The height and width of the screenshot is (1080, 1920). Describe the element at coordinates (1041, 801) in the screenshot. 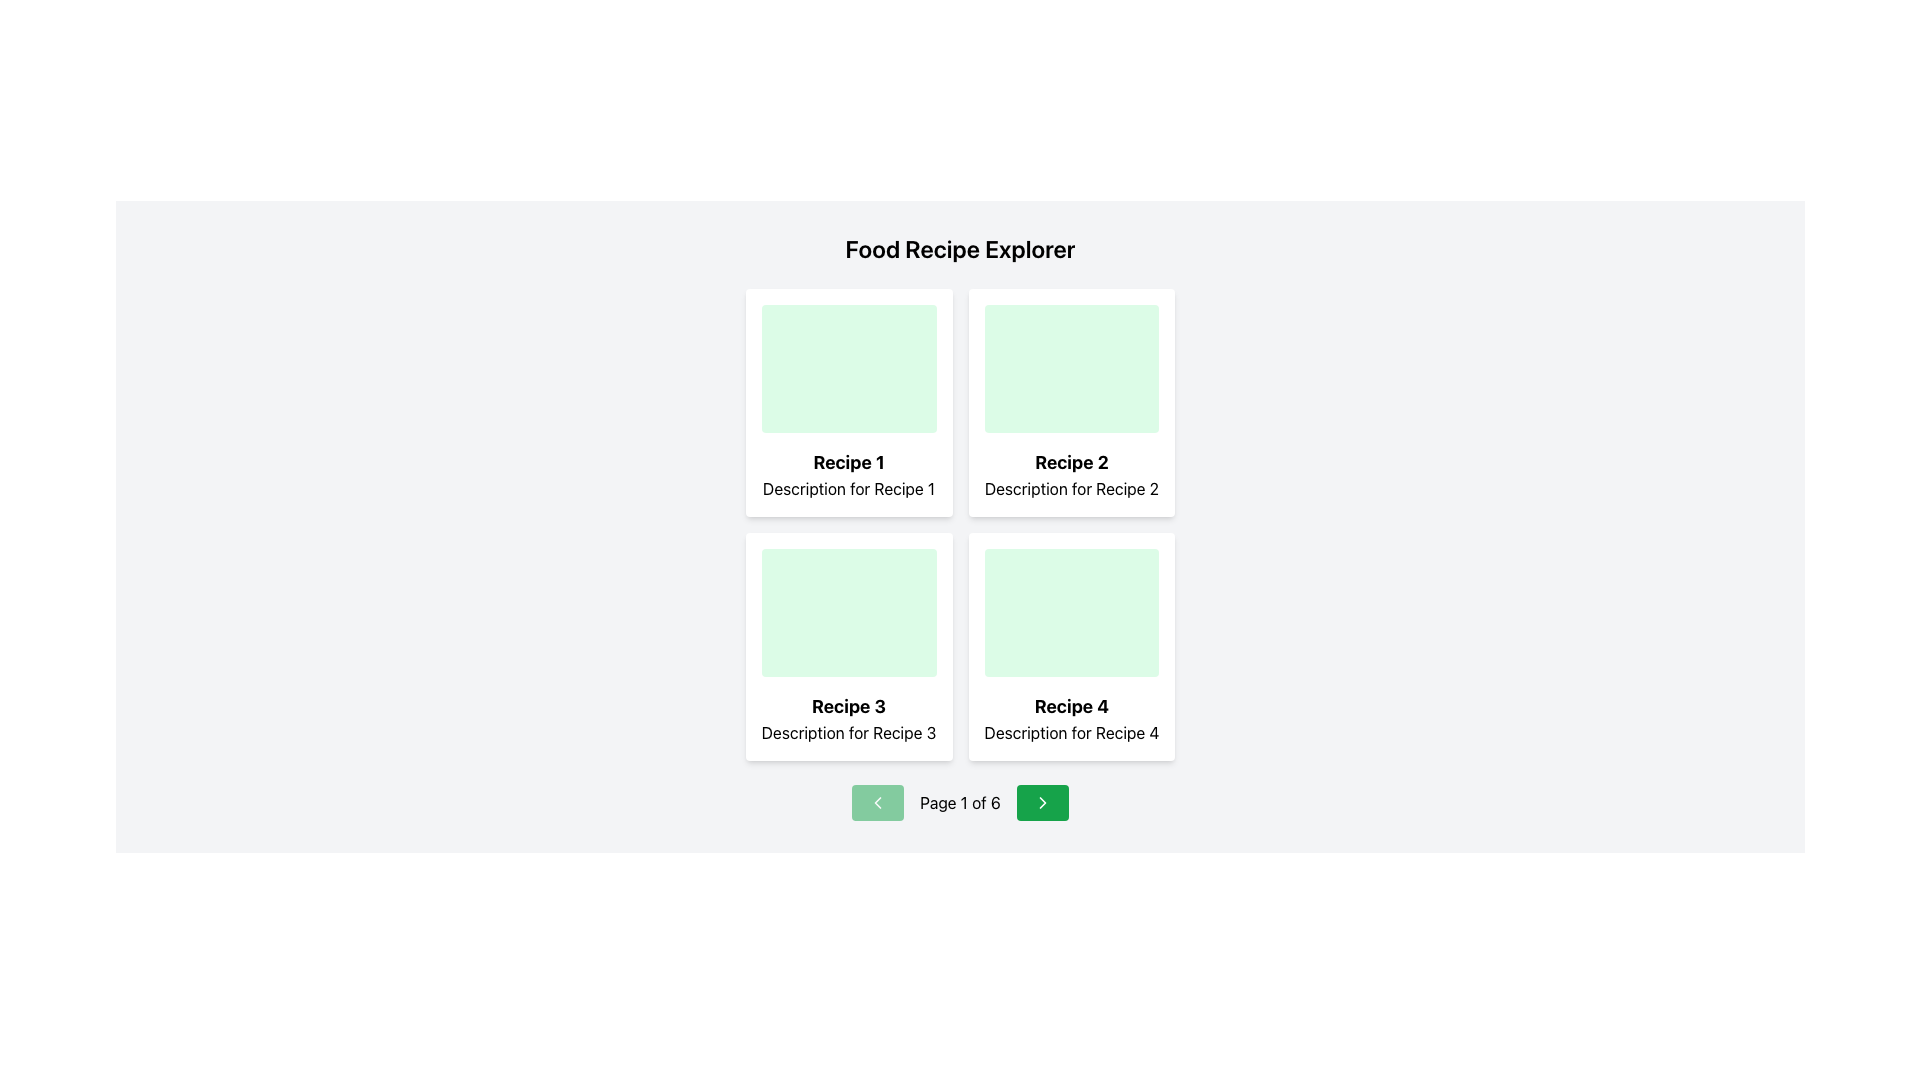

I see `the forward navigation icon located at the bottom center of the interface` at that location.